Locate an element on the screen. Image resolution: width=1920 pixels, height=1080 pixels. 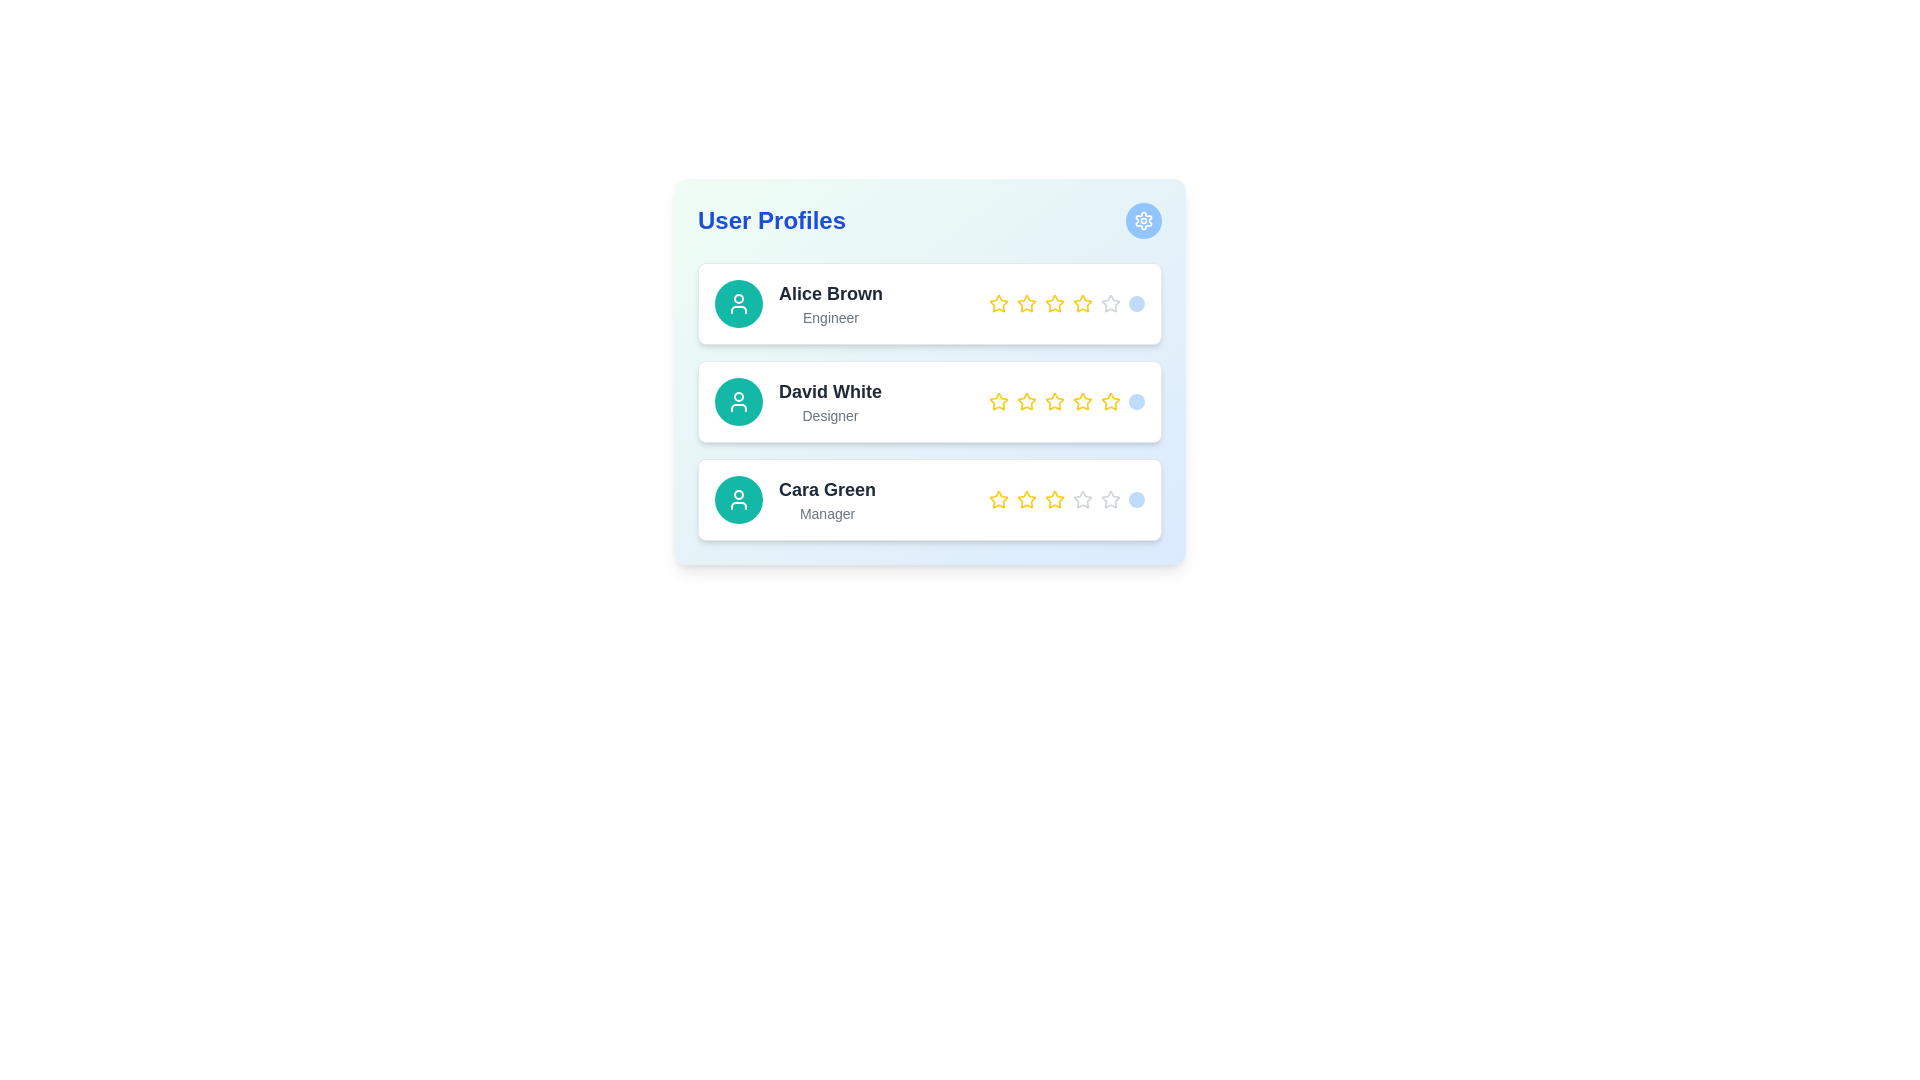
the gear icon representing settings, located at the top-right corner of the 'User Profiles' card, to trigger its functionalities is located at coordinates (1143, 220).